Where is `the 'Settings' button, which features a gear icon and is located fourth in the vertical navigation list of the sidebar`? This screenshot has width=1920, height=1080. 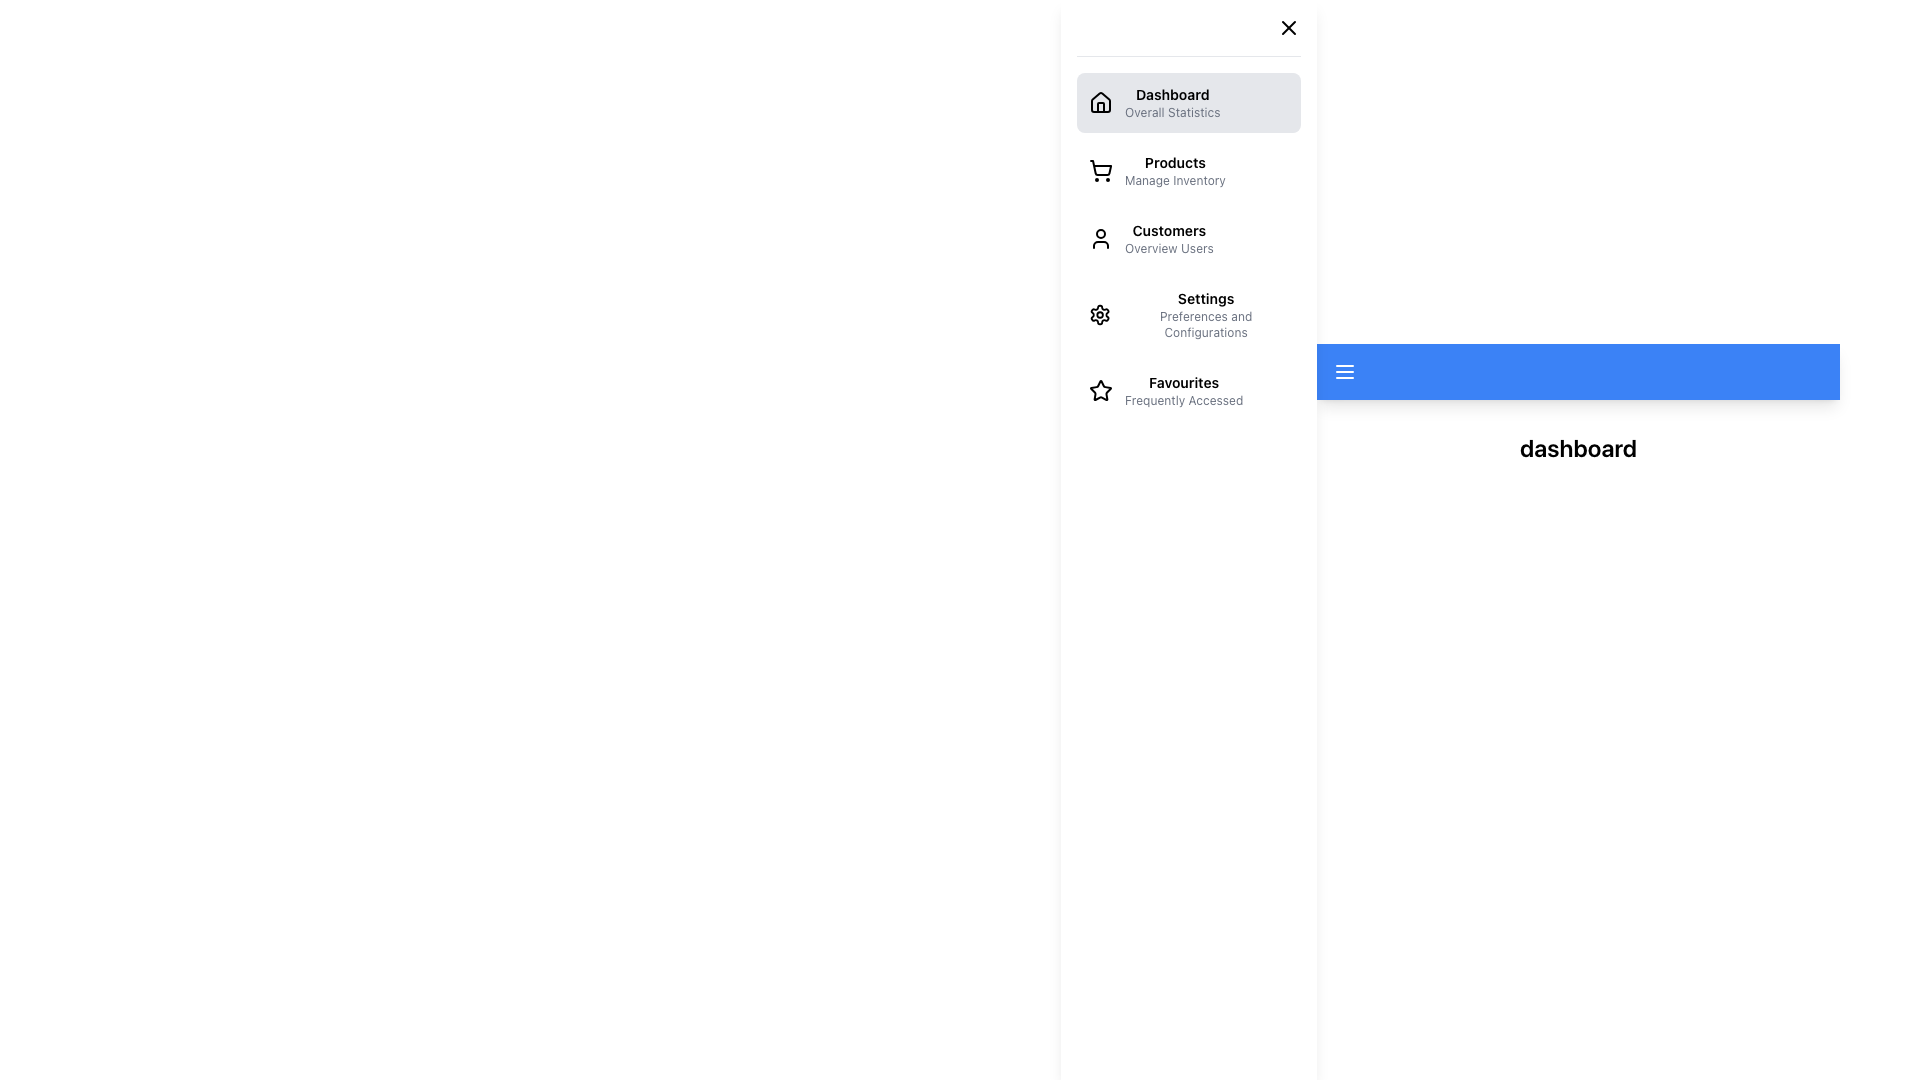
the 'Settings' button, which features a gear icon and is located fourth in the vertical navigation list of the sidebar is located at coordinates (1189, 315).